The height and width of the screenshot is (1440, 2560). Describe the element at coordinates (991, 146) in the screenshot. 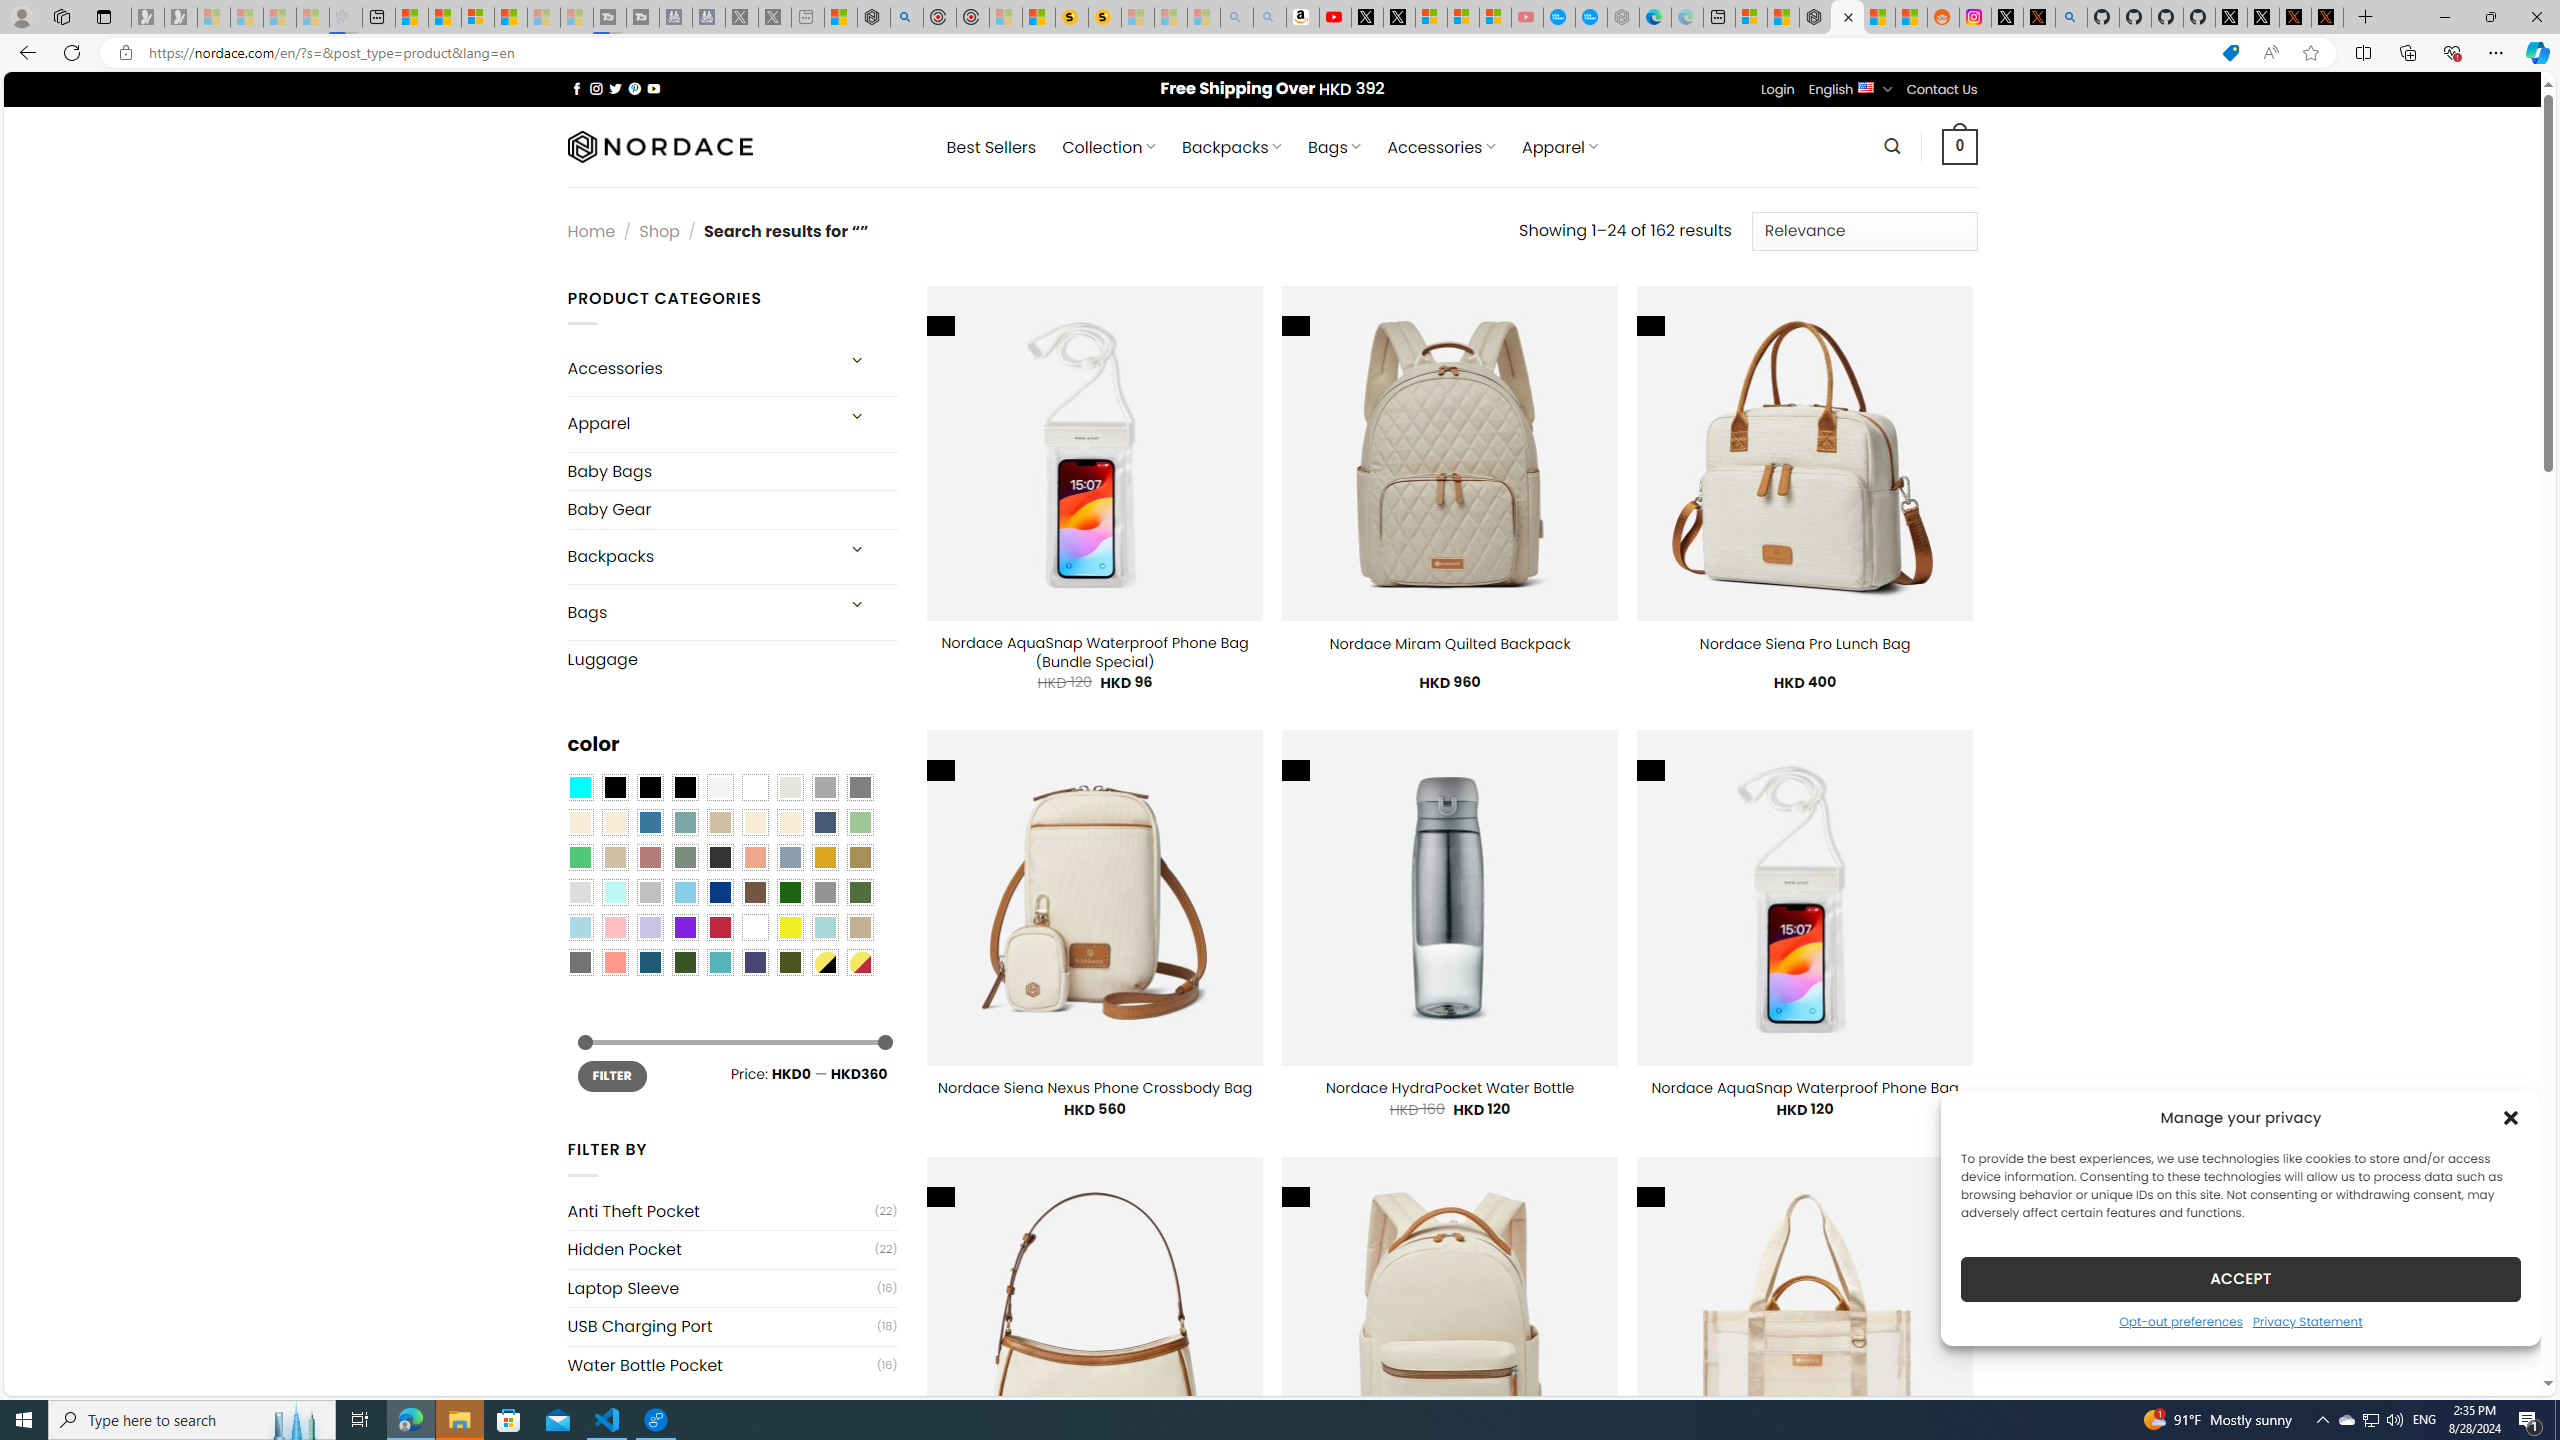

I see `'  Best Sellers'` at that location.